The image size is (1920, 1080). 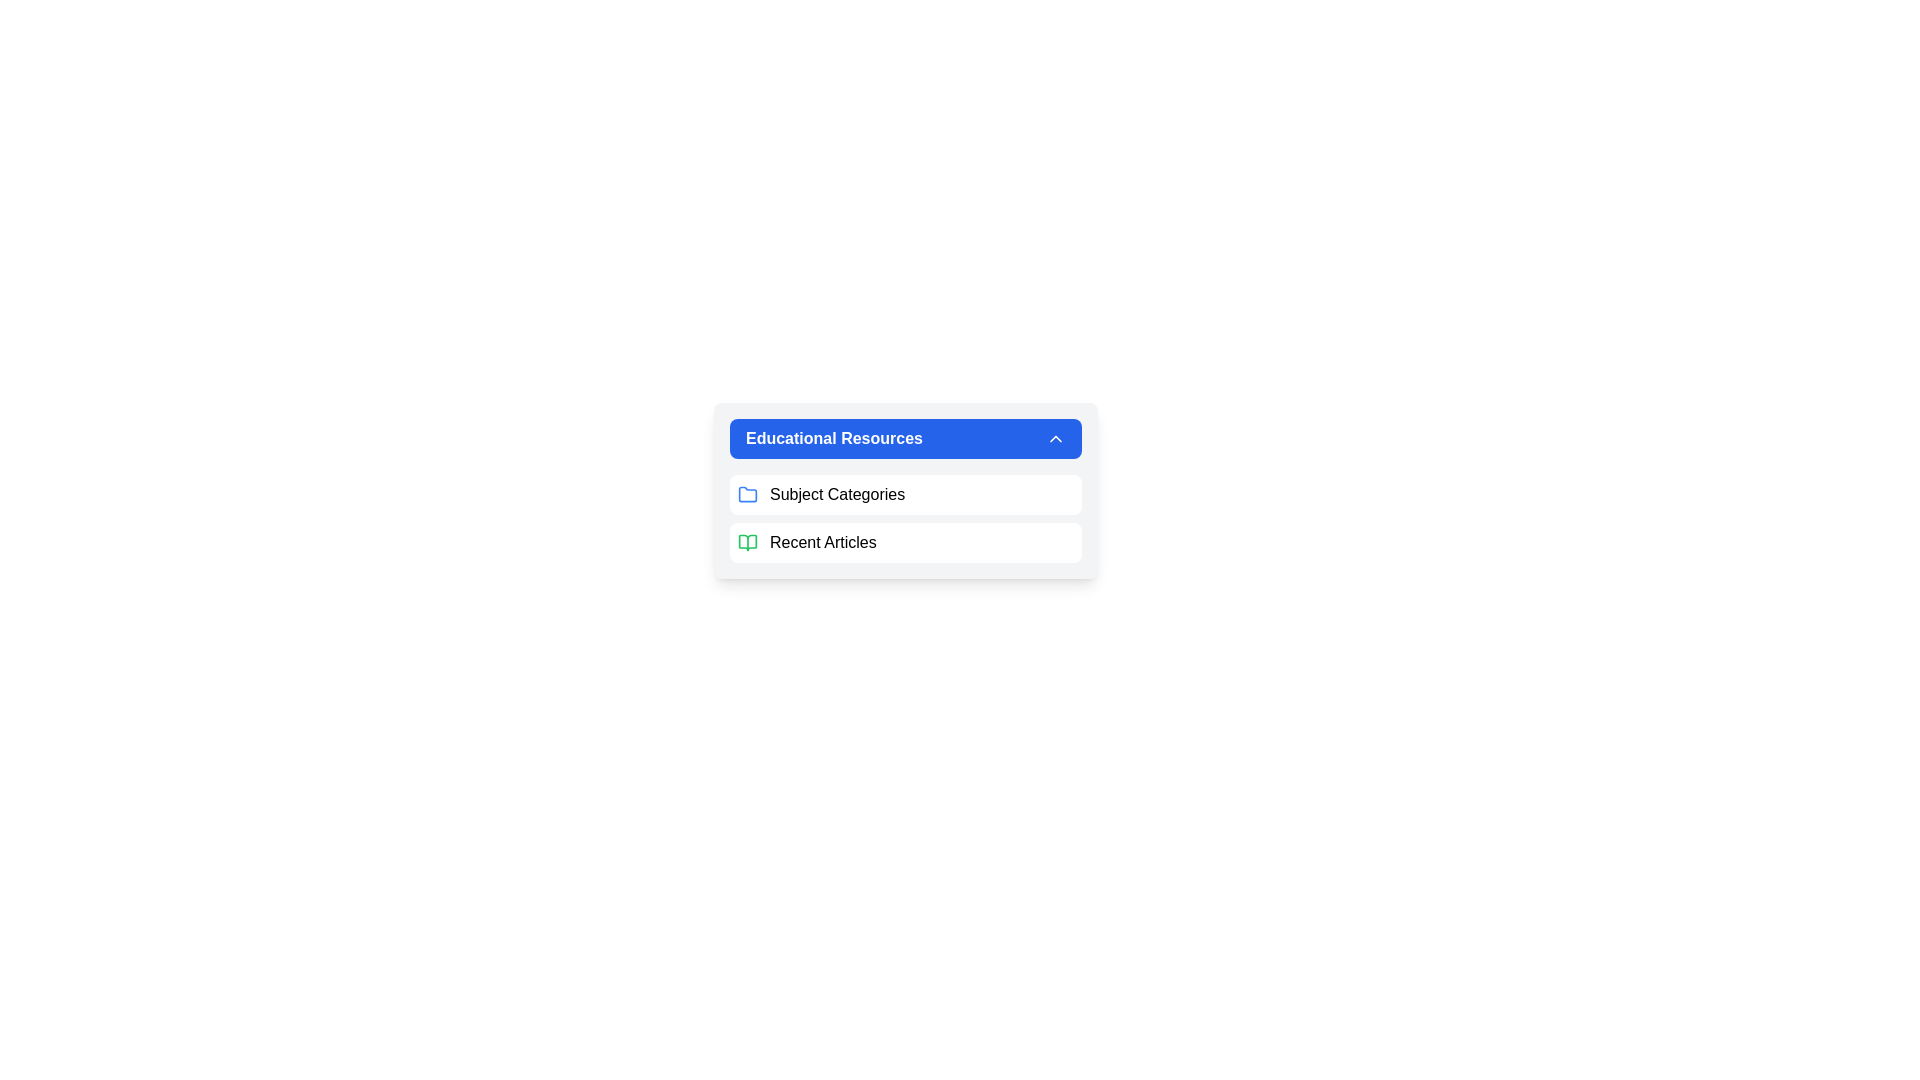 I want to click on text content of the label displaying 'Subject Categories', which is located under the main heading in the 'Educational Resources' section, to the right of a folder icon, so click(x=837, y=494).